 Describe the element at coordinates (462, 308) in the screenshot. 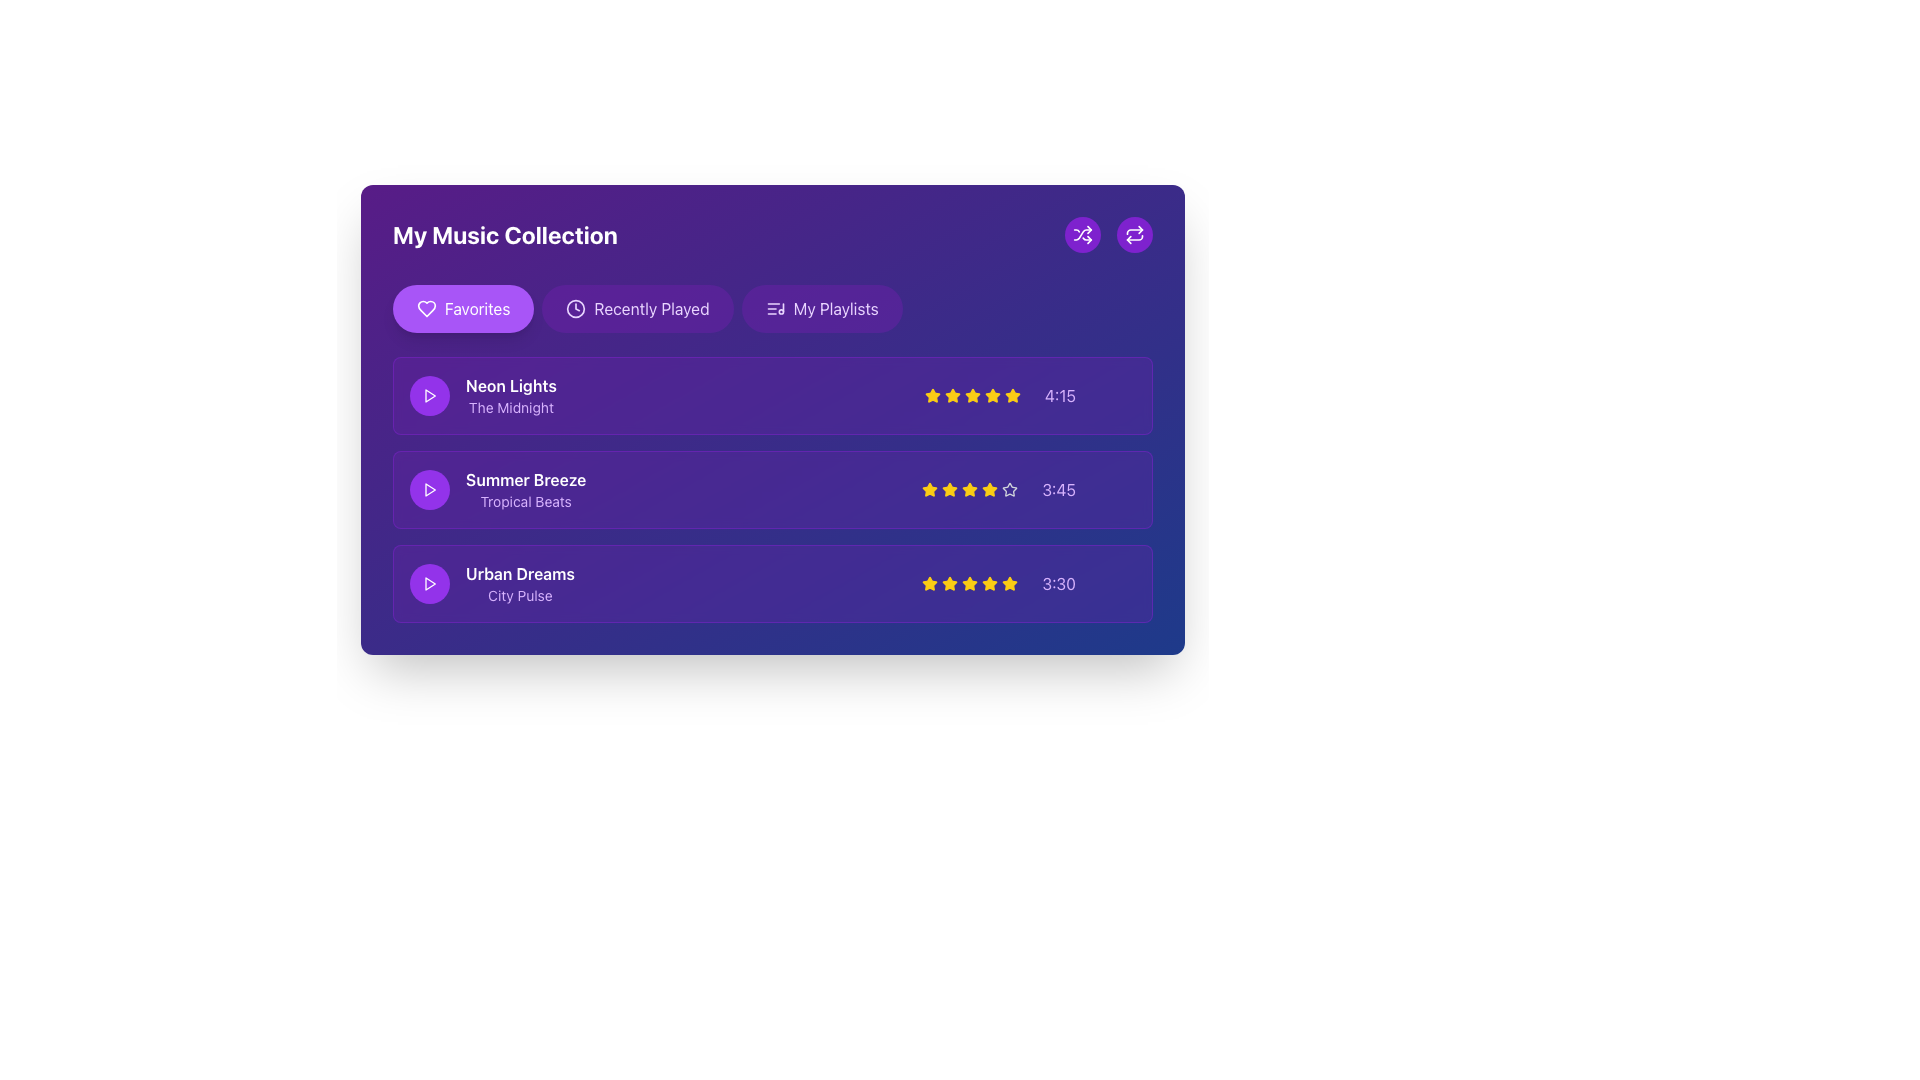

I see `the rounded purple button with a white heart icon and 'Favorites' text` at that location.